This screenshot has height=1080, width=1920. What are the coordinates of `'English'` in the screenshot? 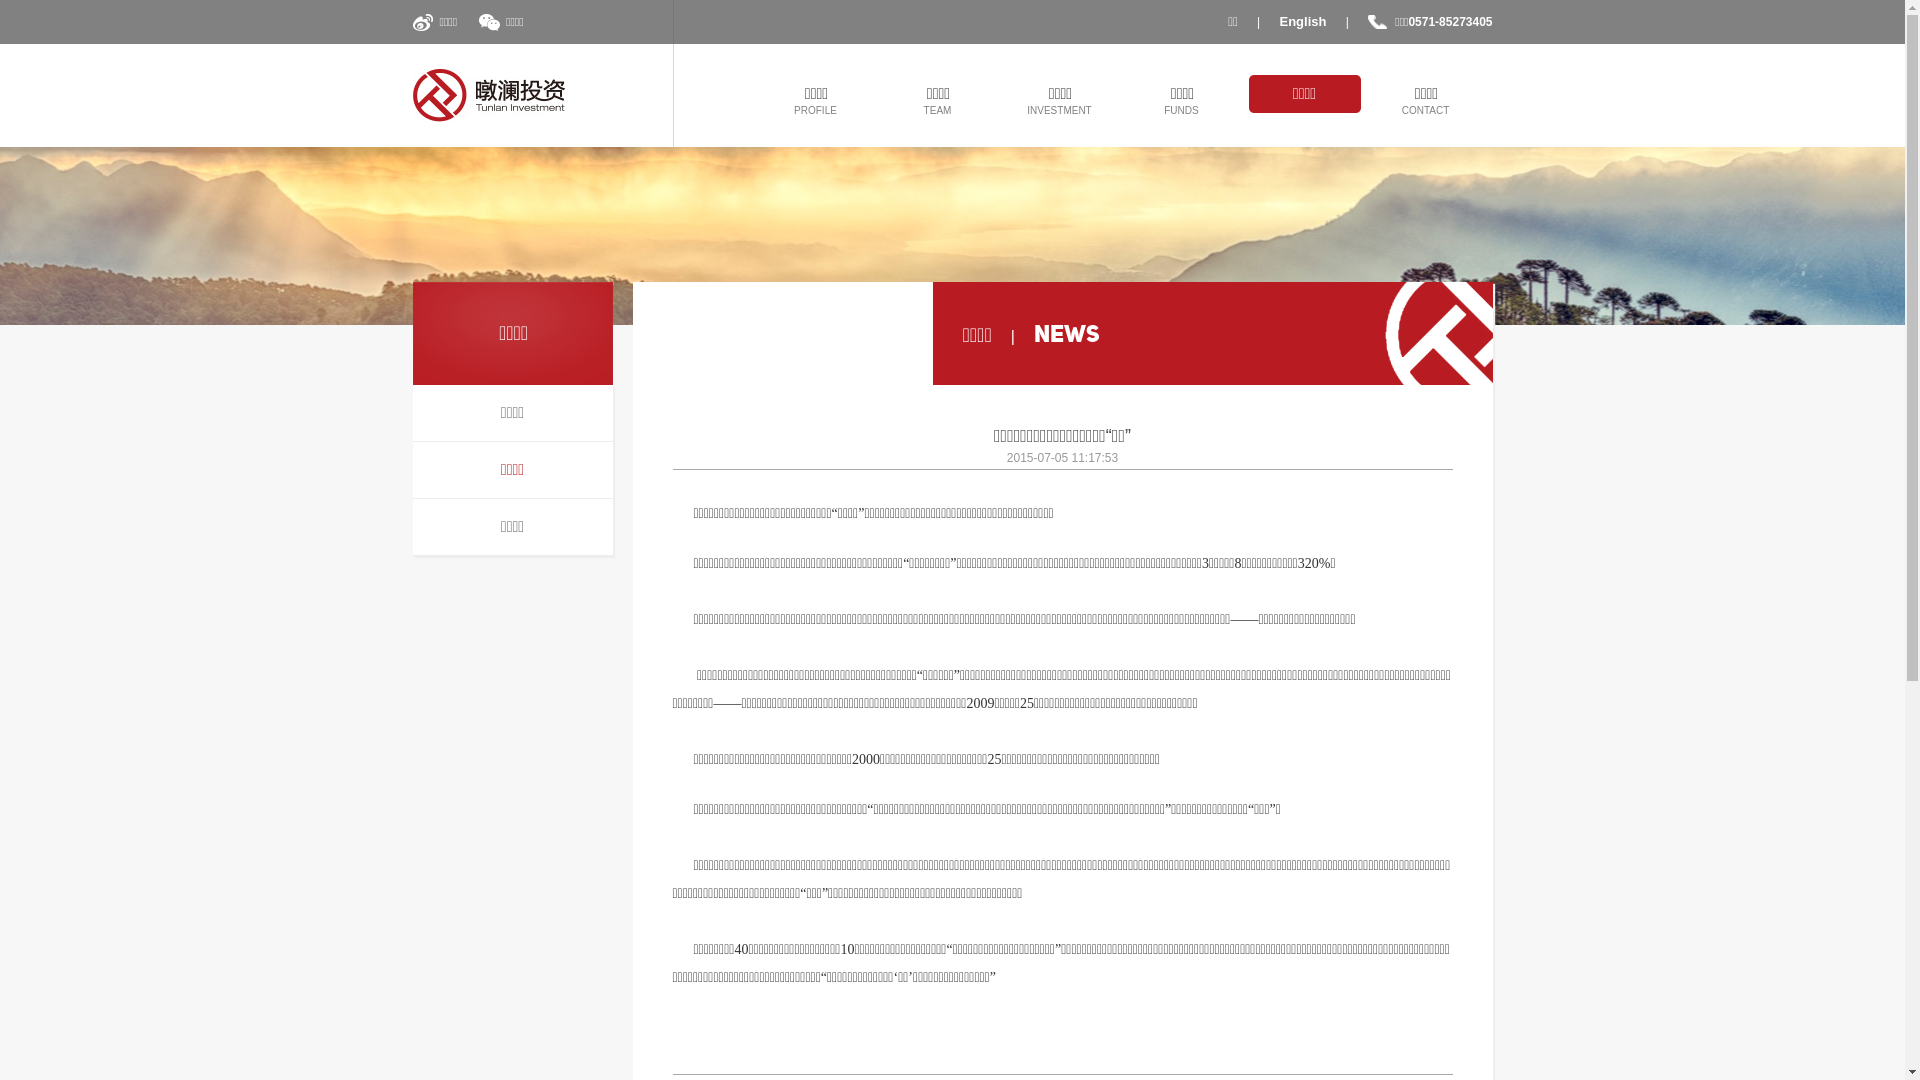 It's located at (1303, 22).